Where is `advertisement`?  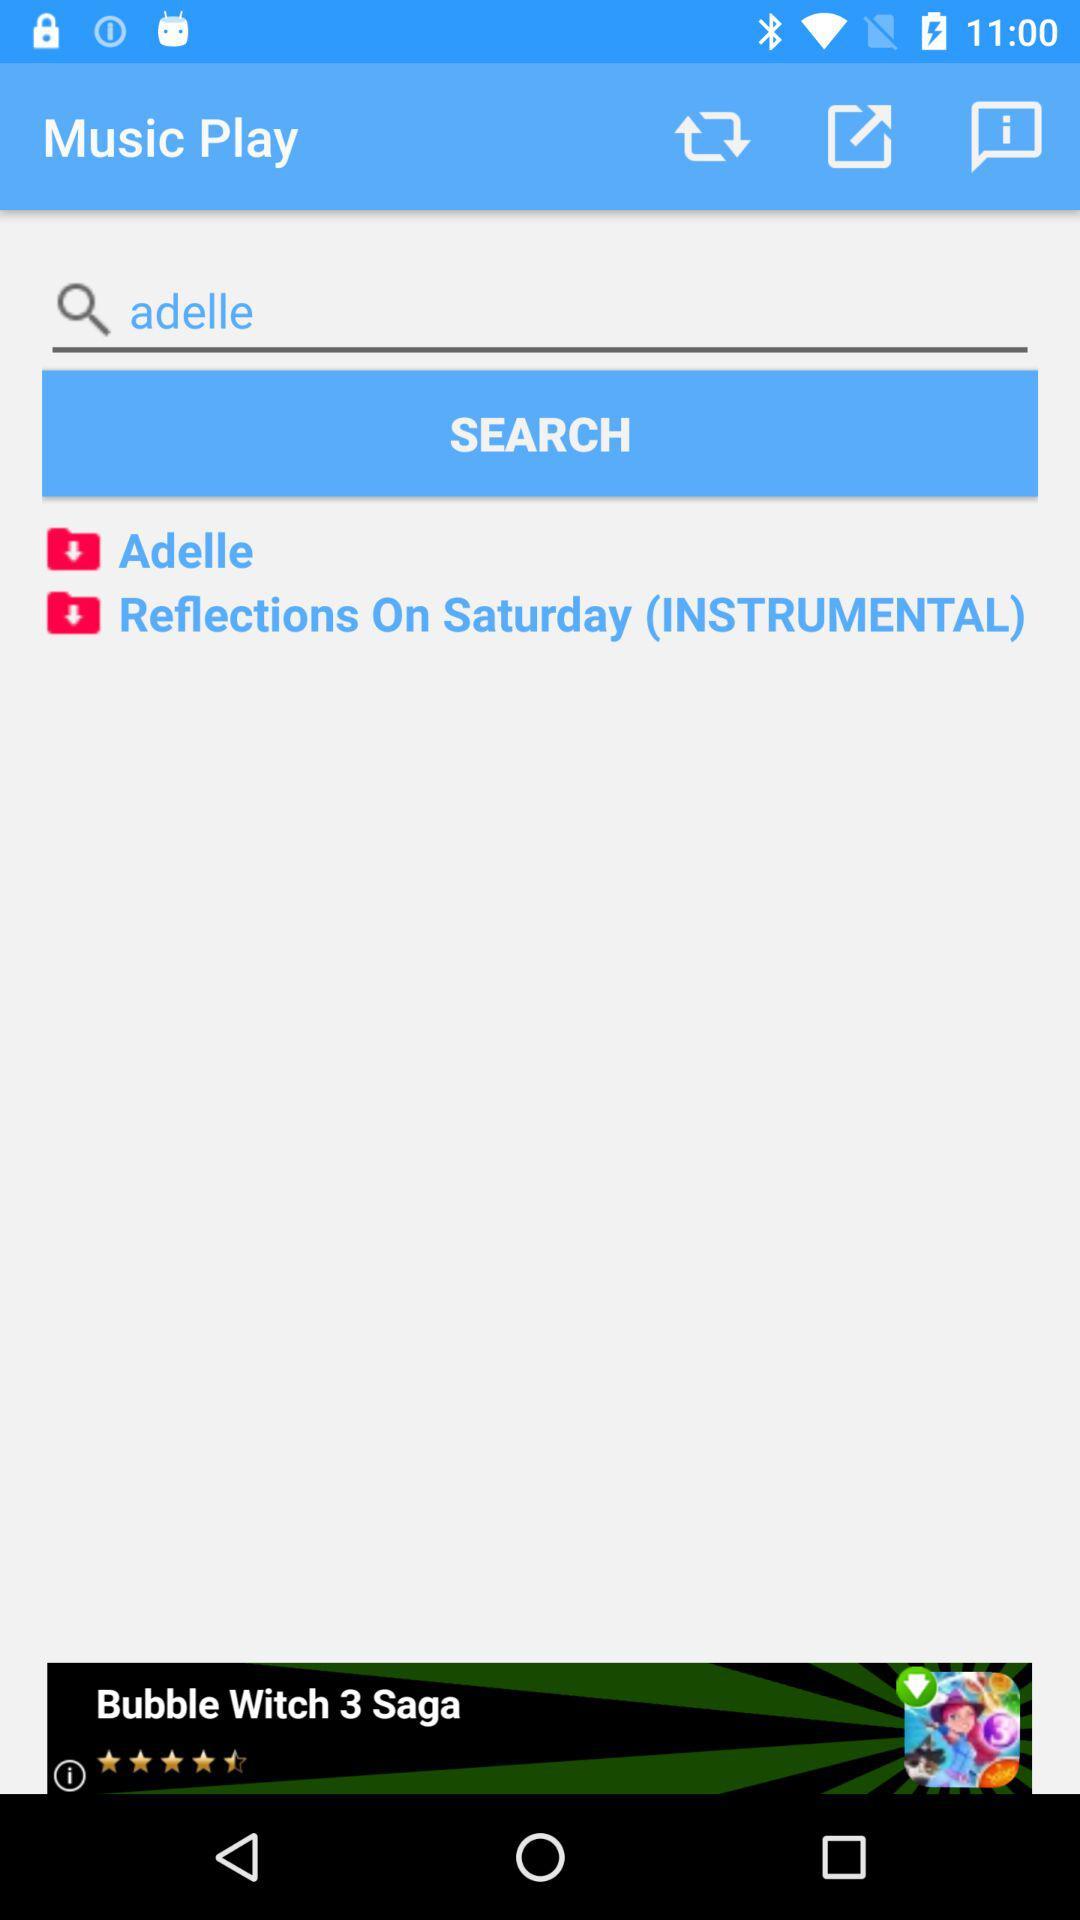 advertisement is located at coordinates (538, 1727).